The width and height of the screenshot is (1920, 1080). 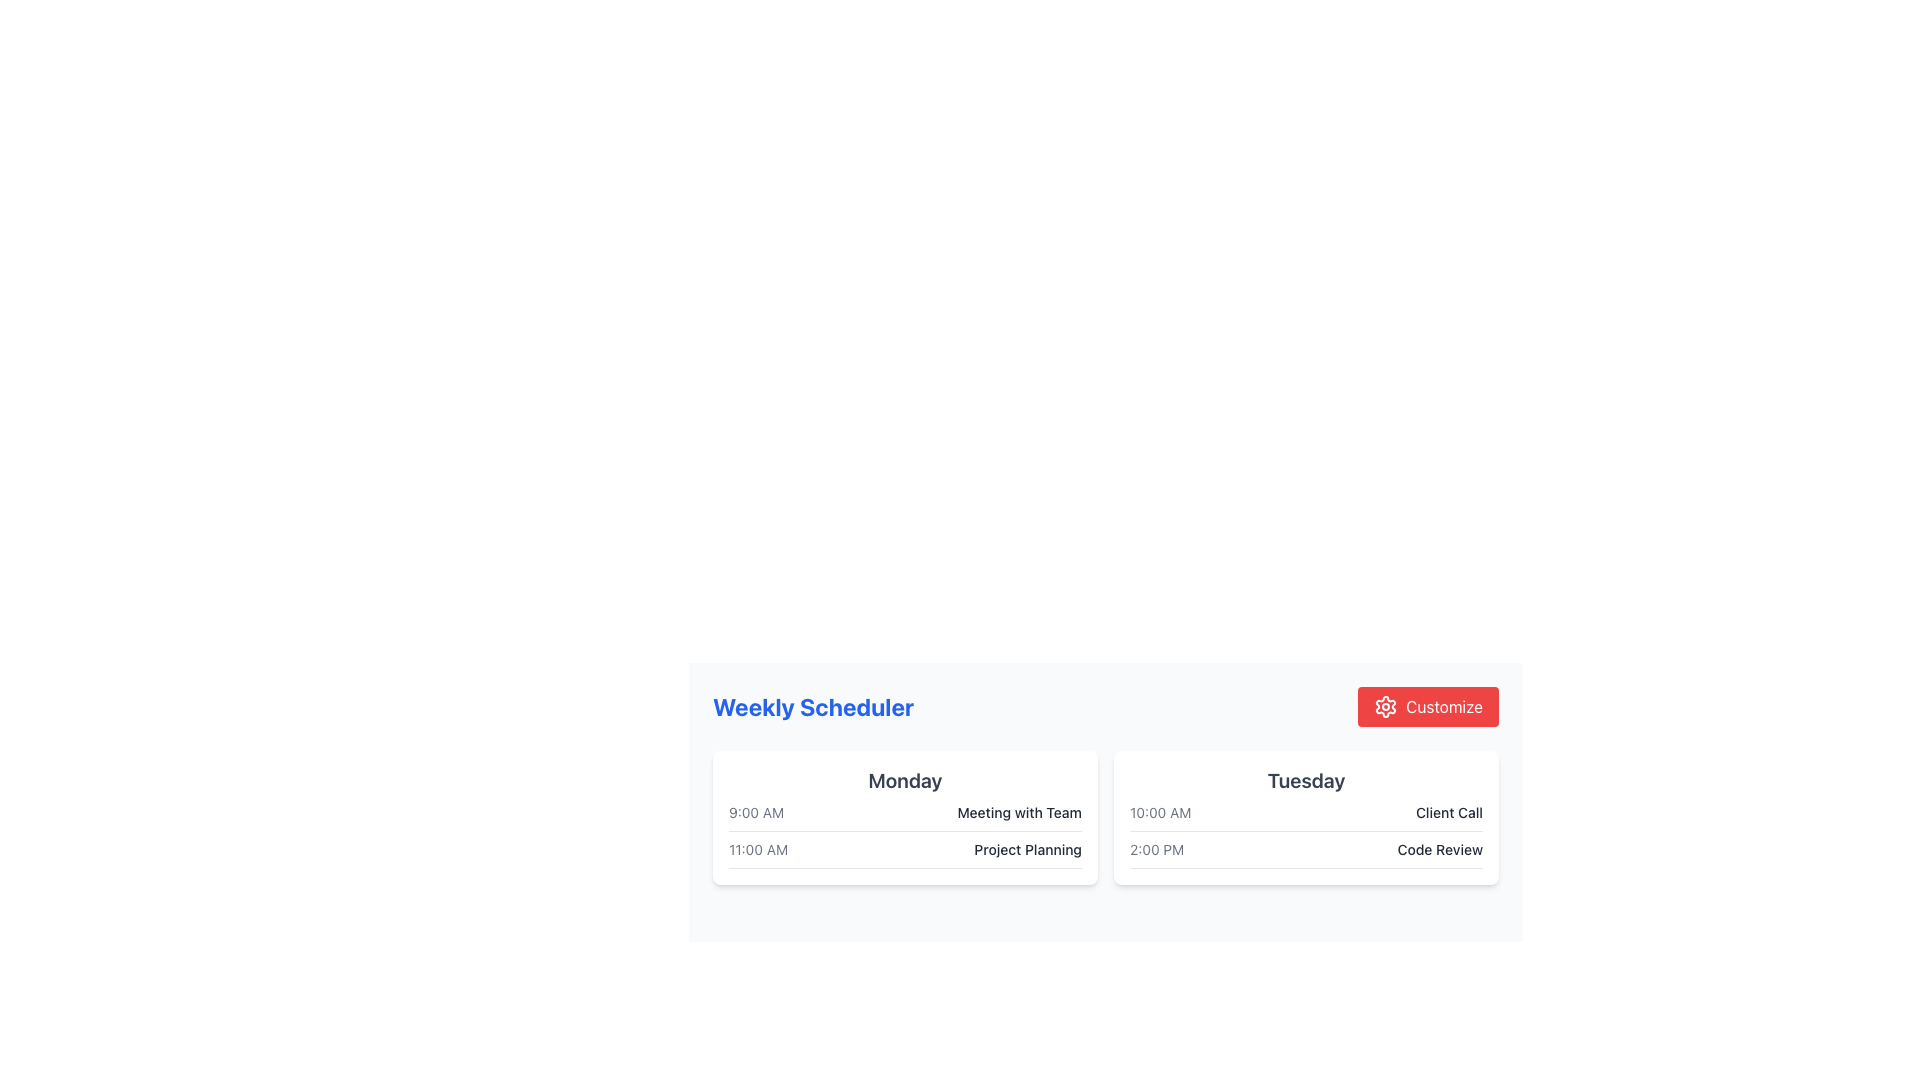 I want to click on the 'Weekly Scheduler' text label, which is styled with a bold font and blue color, located in the header section of the scheduler interface, so click(x=813, y=705).